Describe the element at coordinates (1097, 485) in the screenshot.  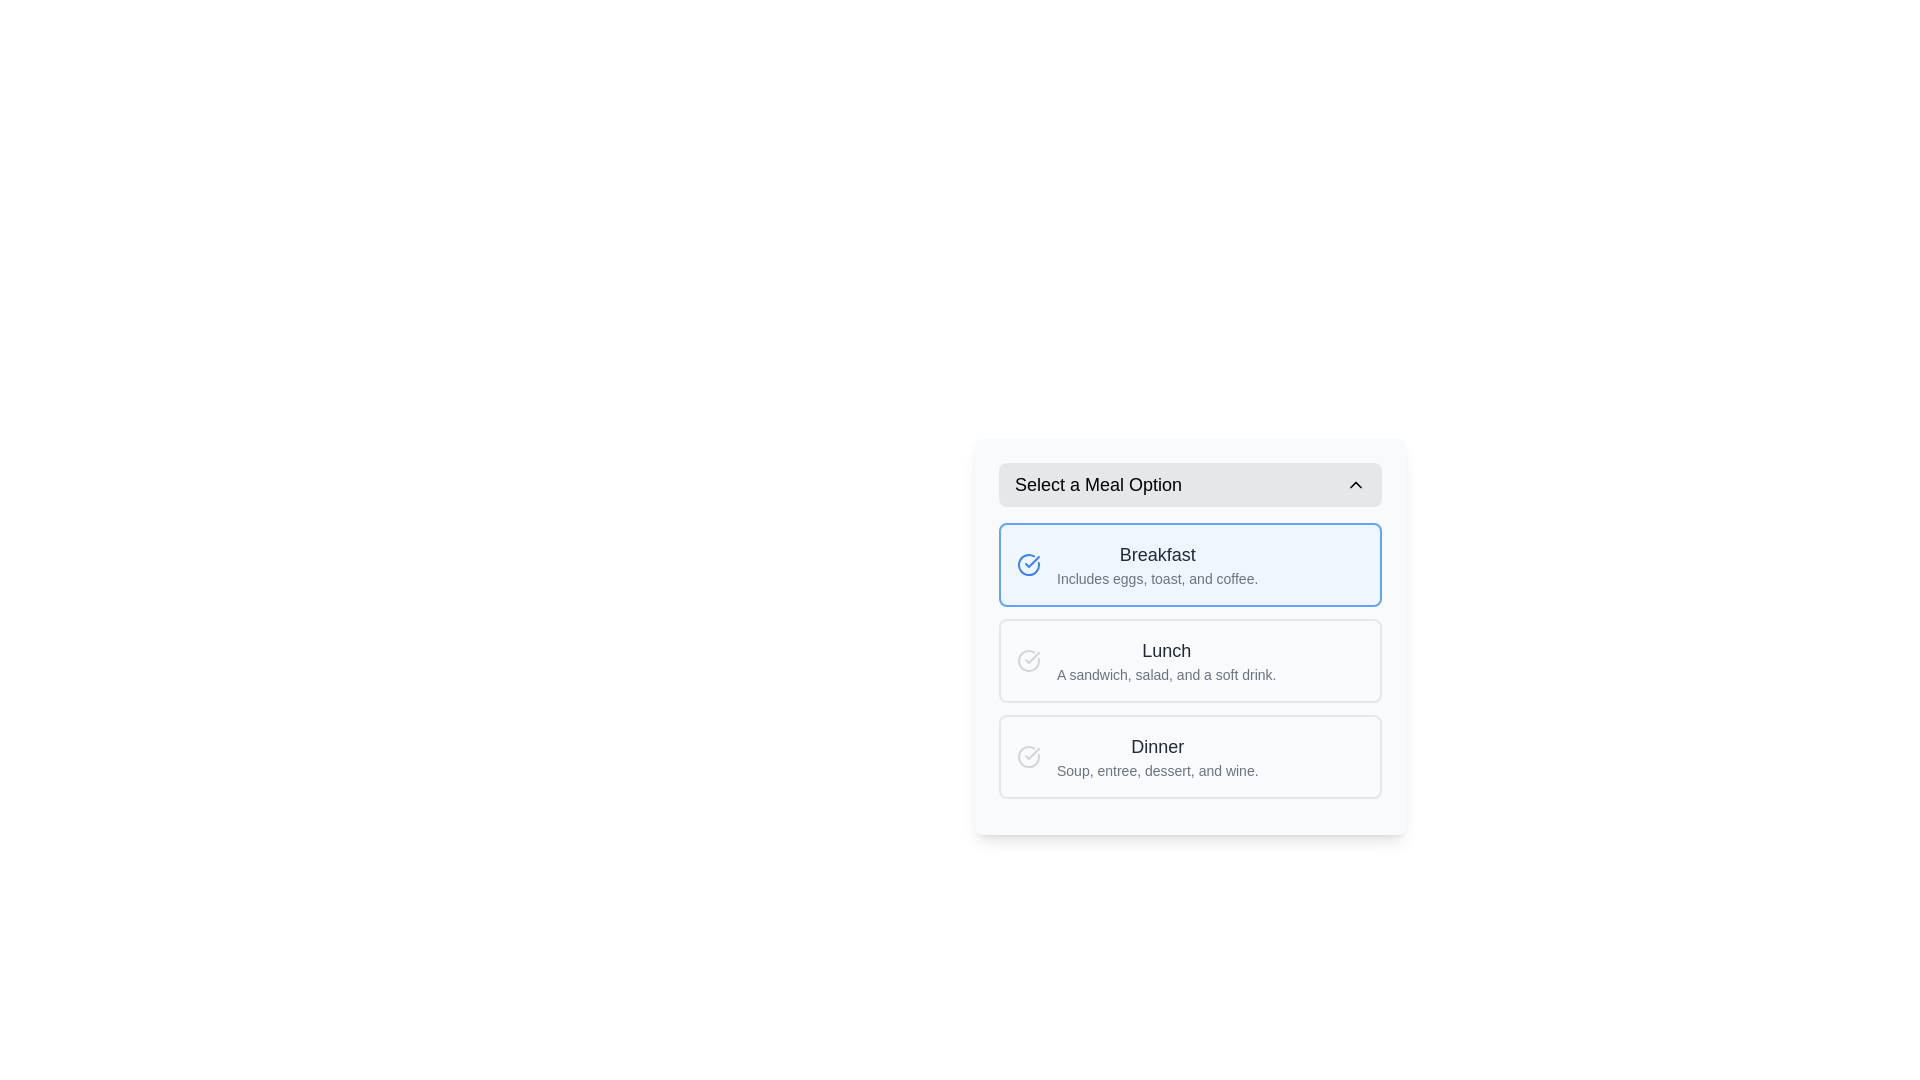
I see `the text label that reads 'Select a Meal Option', which is styled with a large font size and medium font weight, located in a rounded rectangle box with a light grey background` at that location.